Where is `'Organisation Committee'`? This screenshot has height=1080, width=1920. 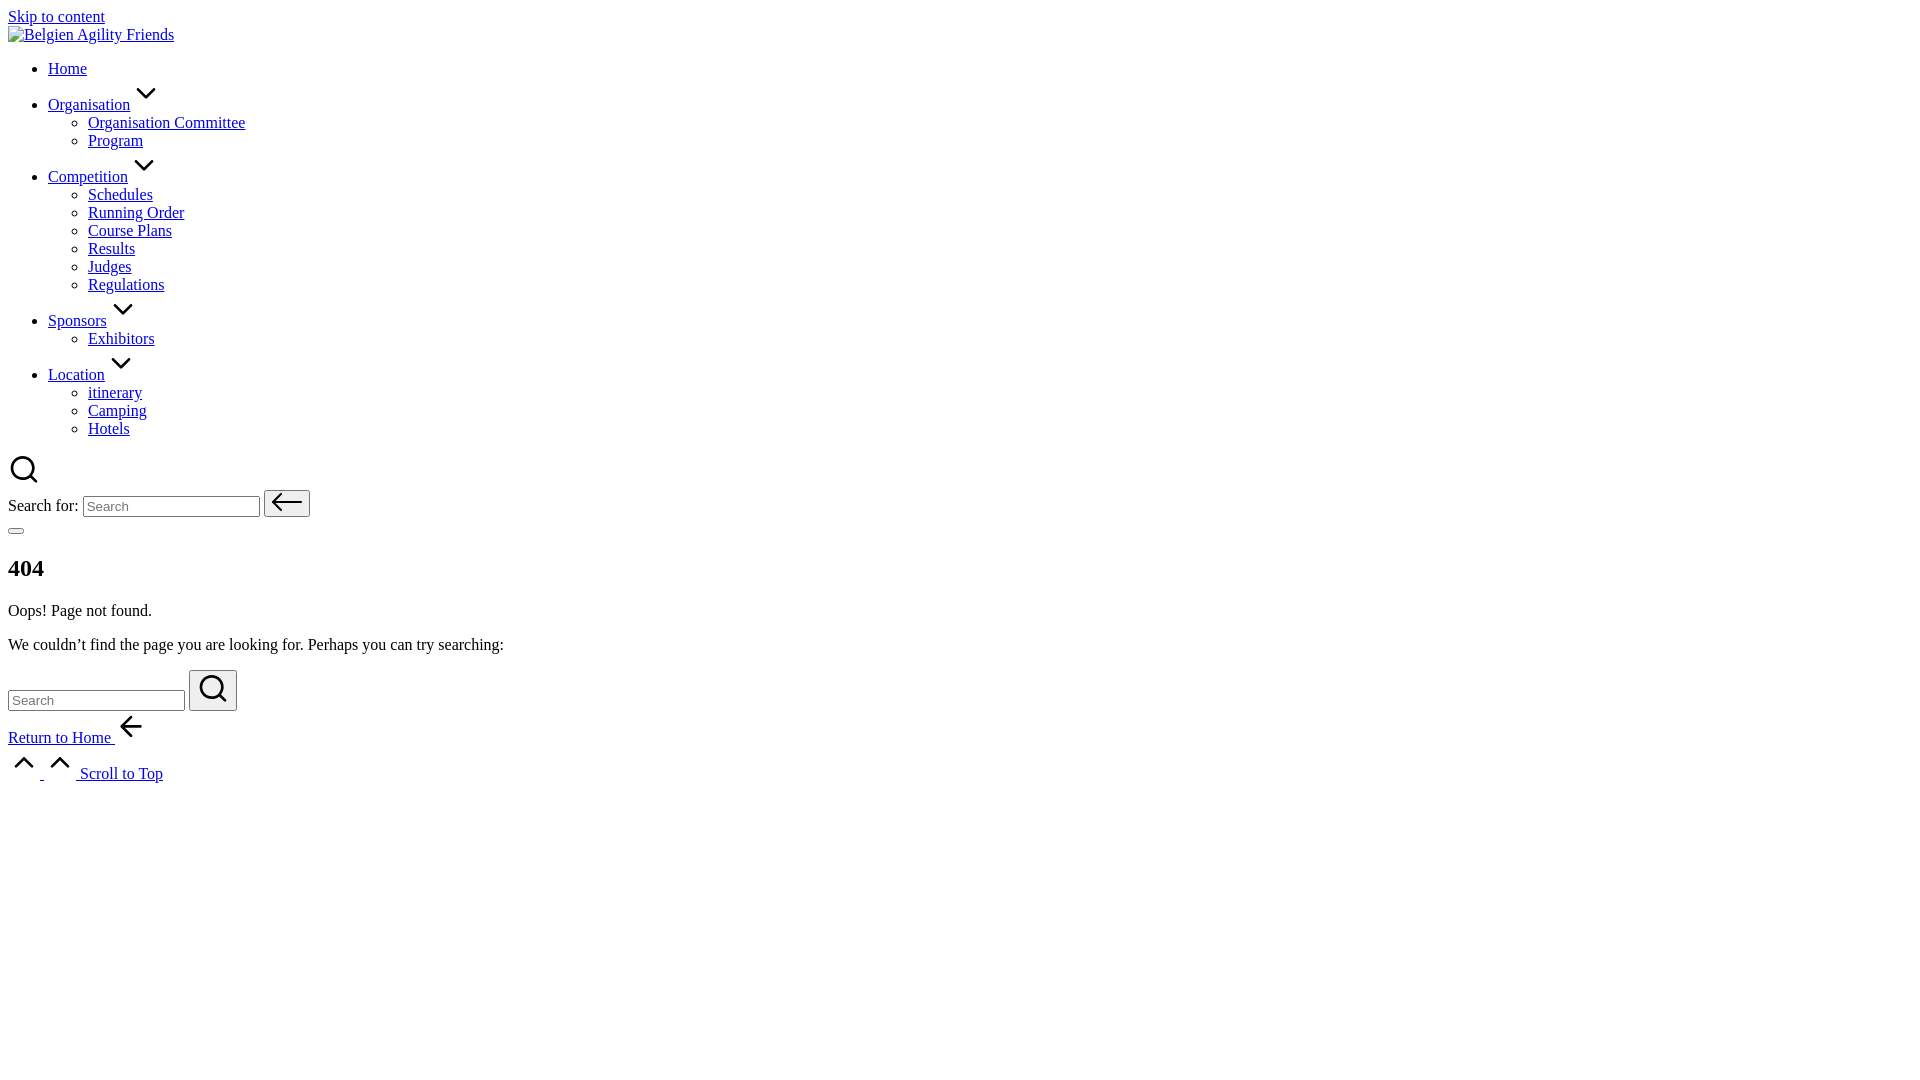
'Organisation Committee' is located at coordinates (166, 122).